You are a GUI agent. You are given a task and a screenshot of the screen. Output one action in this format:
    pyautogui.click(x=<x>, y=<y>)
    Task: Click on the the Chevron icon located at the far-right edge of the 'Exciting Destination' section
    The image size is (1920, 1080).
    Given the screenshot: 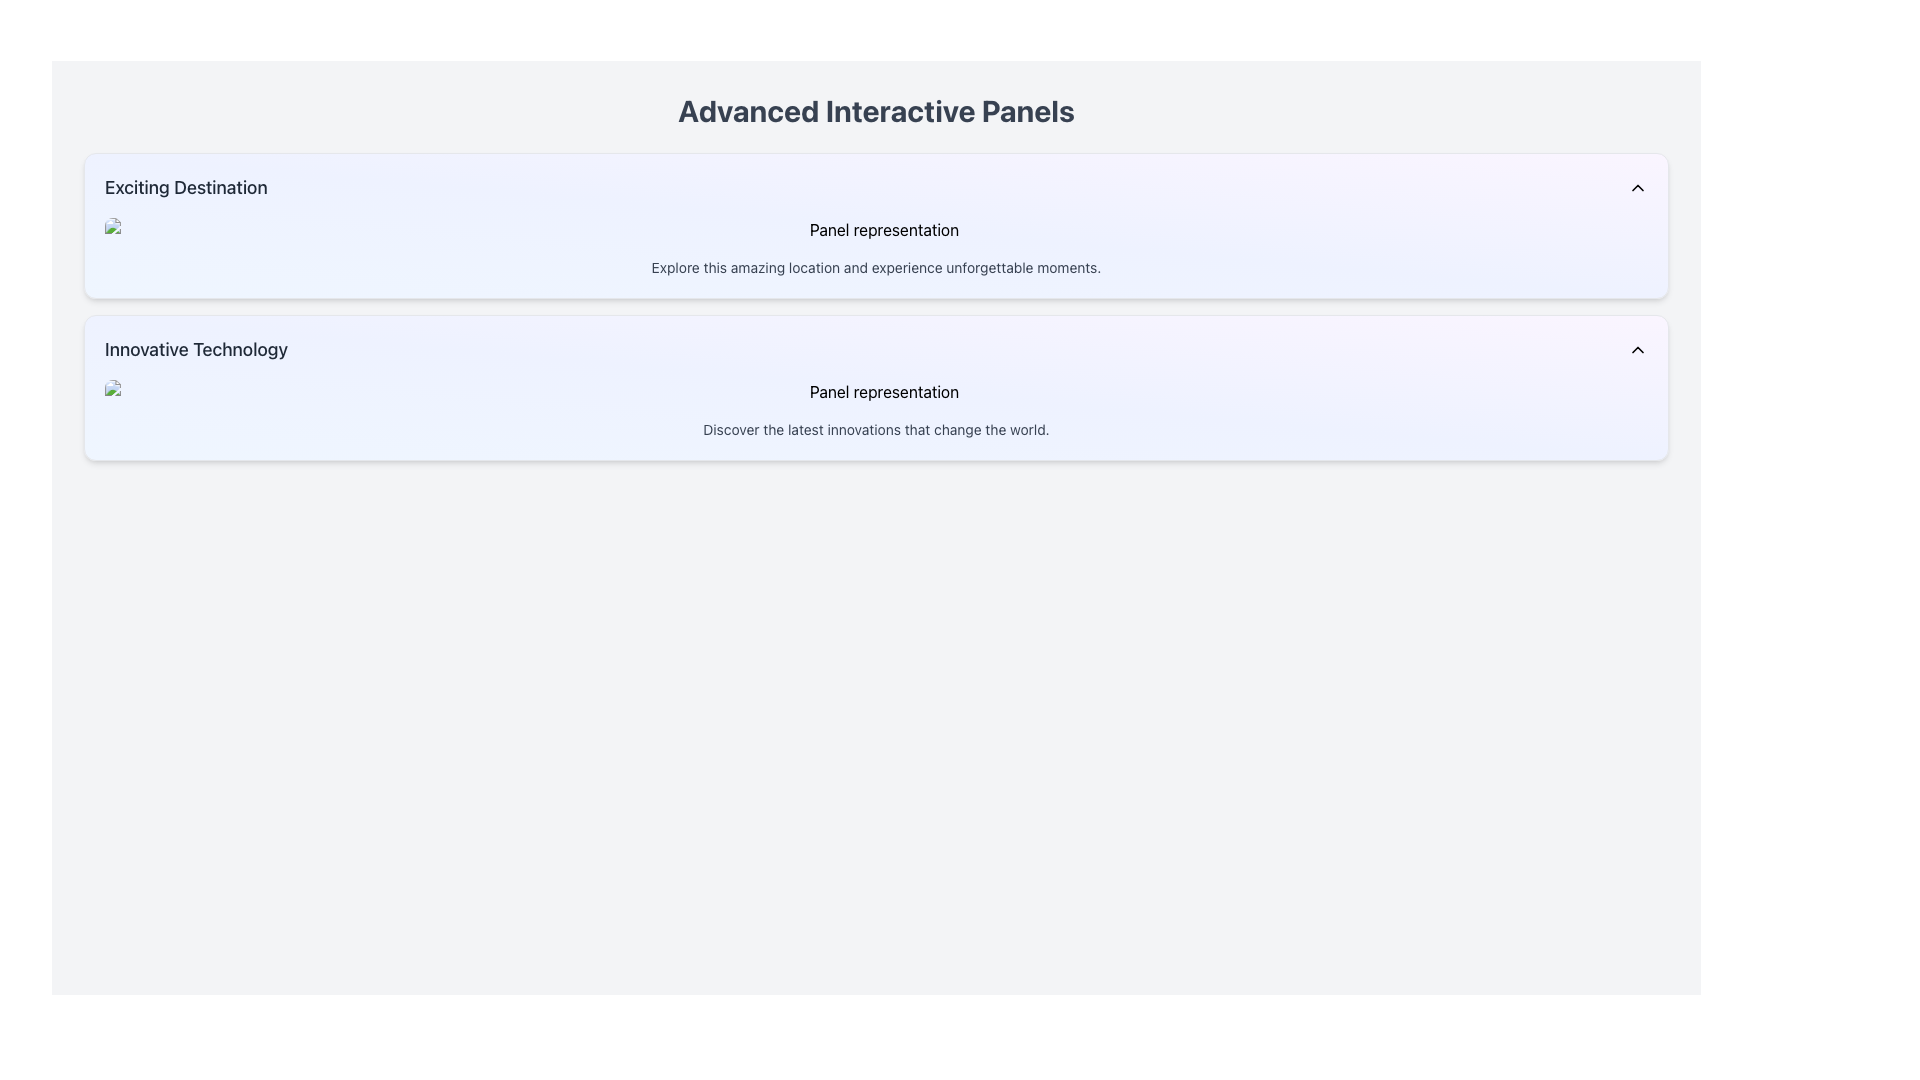 What is the action you would take?
    pyautogui.click(x=1637, y=188)
    